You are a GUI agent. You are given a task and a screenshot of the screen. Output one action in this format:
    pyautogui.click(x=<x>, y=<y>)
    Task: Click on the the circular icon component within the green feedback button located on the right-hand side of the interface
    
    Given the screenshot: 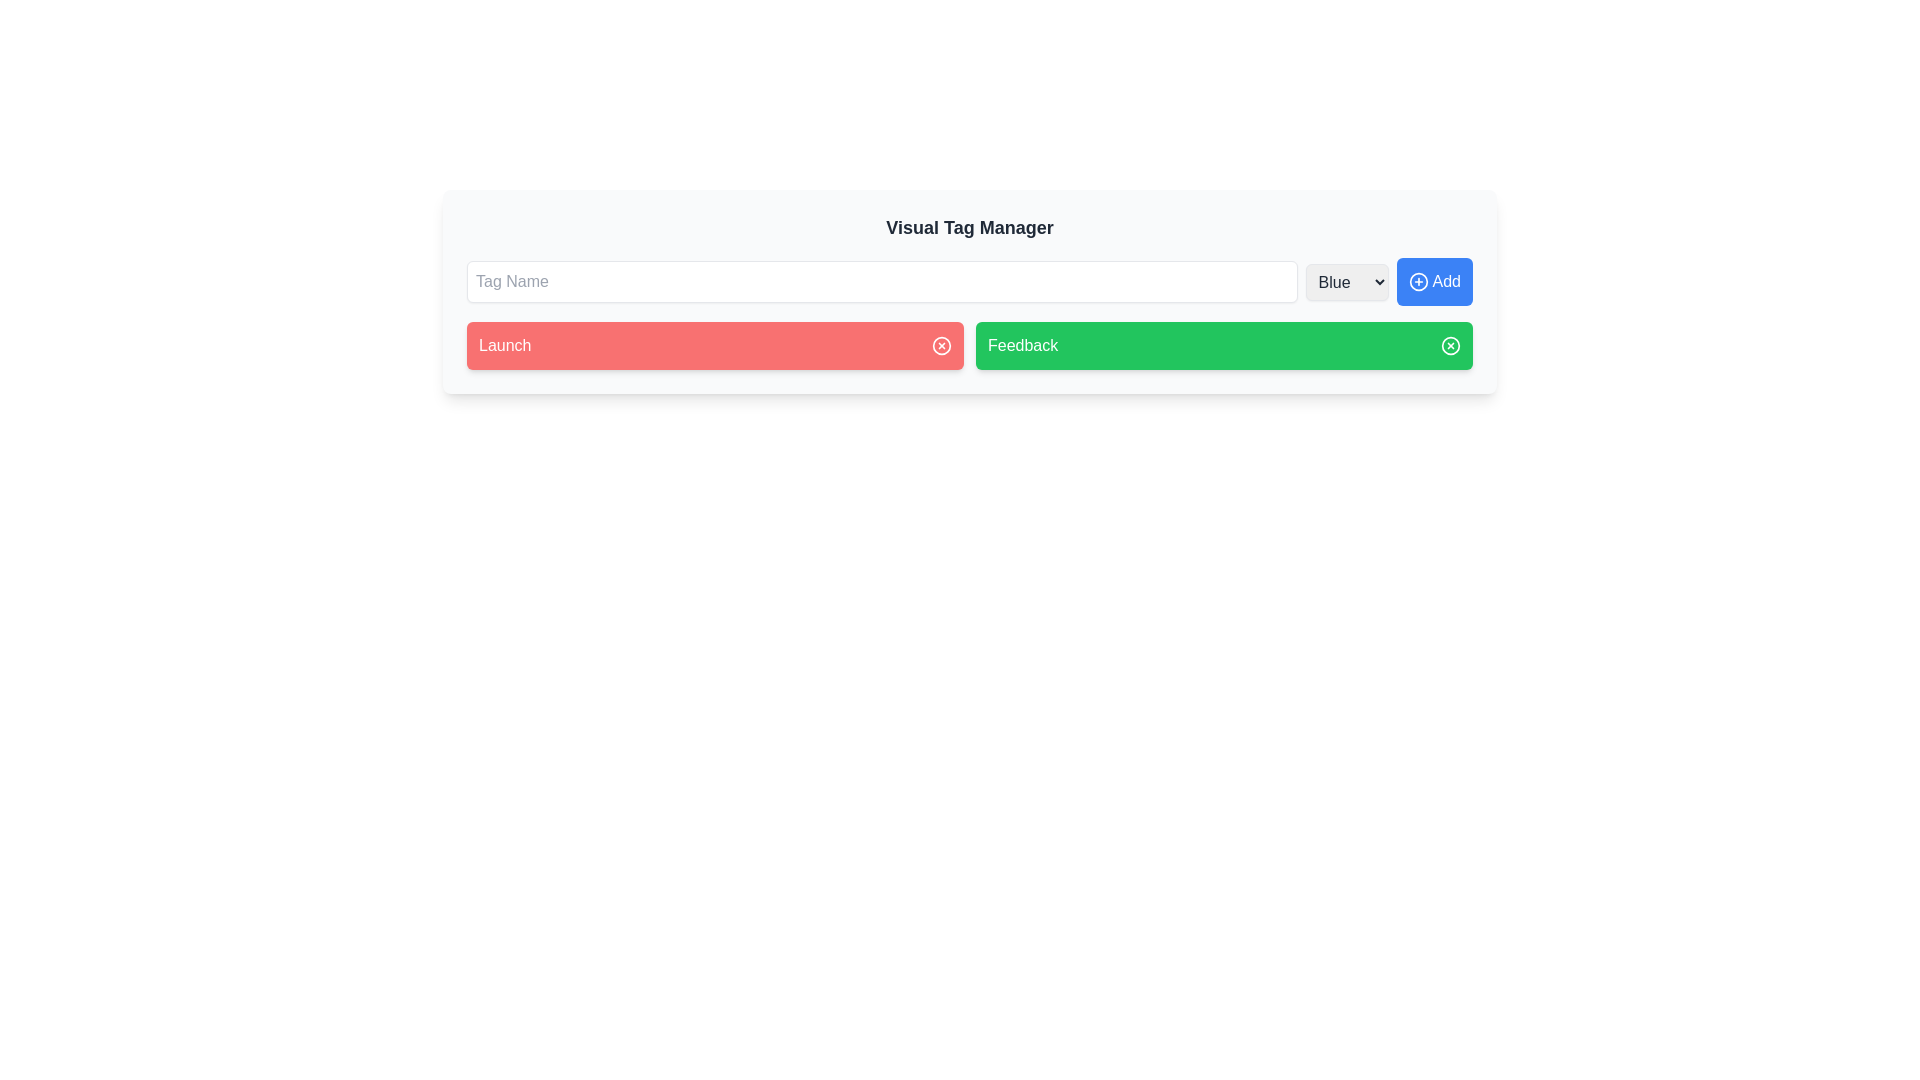 What is the action you would take?
    pyautogui.click(x=1450, y=345)
    